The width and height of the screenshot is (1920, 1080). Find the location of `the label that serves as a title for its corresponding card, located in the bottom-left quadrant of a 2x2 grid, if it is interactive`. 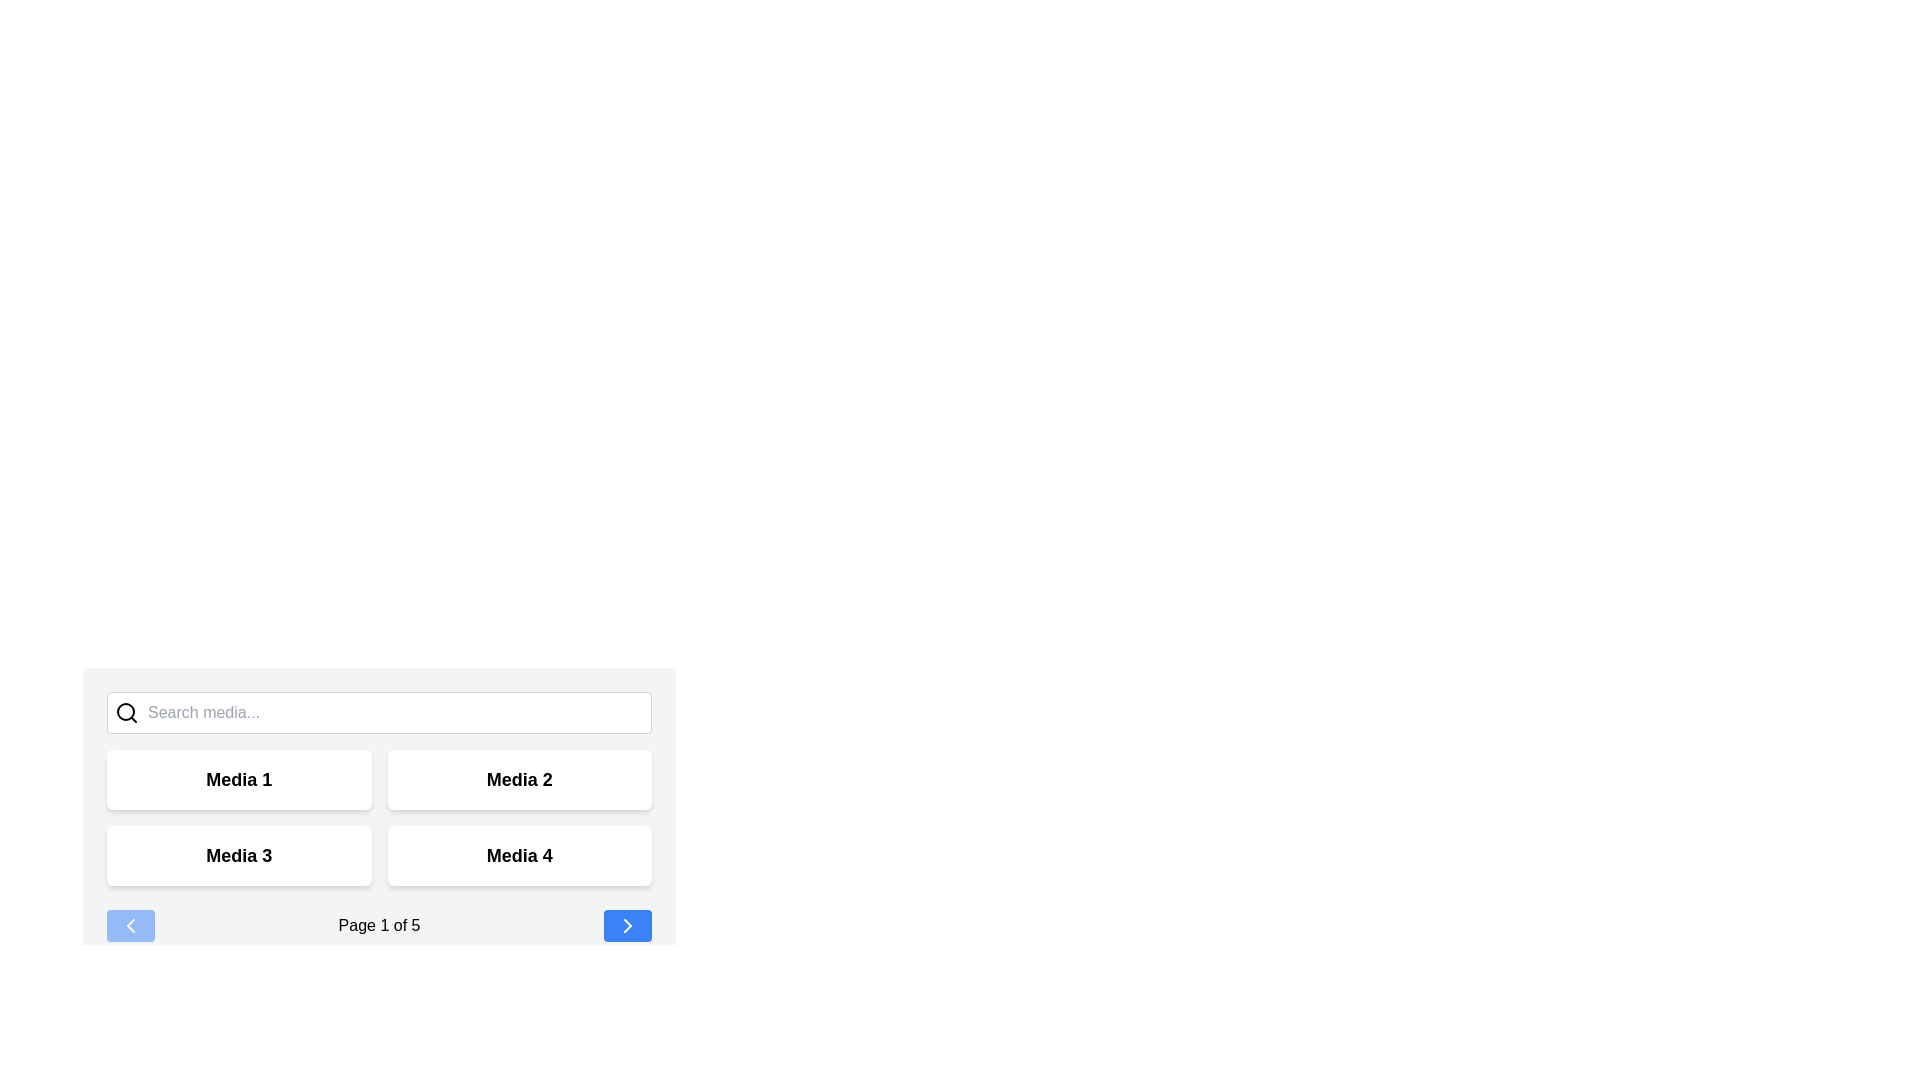

the label that serves as a title for its corresponding card, located in the bottom-left quadrant of a 2x2 grid, if it is interactive is located at coordinates (239, 855).